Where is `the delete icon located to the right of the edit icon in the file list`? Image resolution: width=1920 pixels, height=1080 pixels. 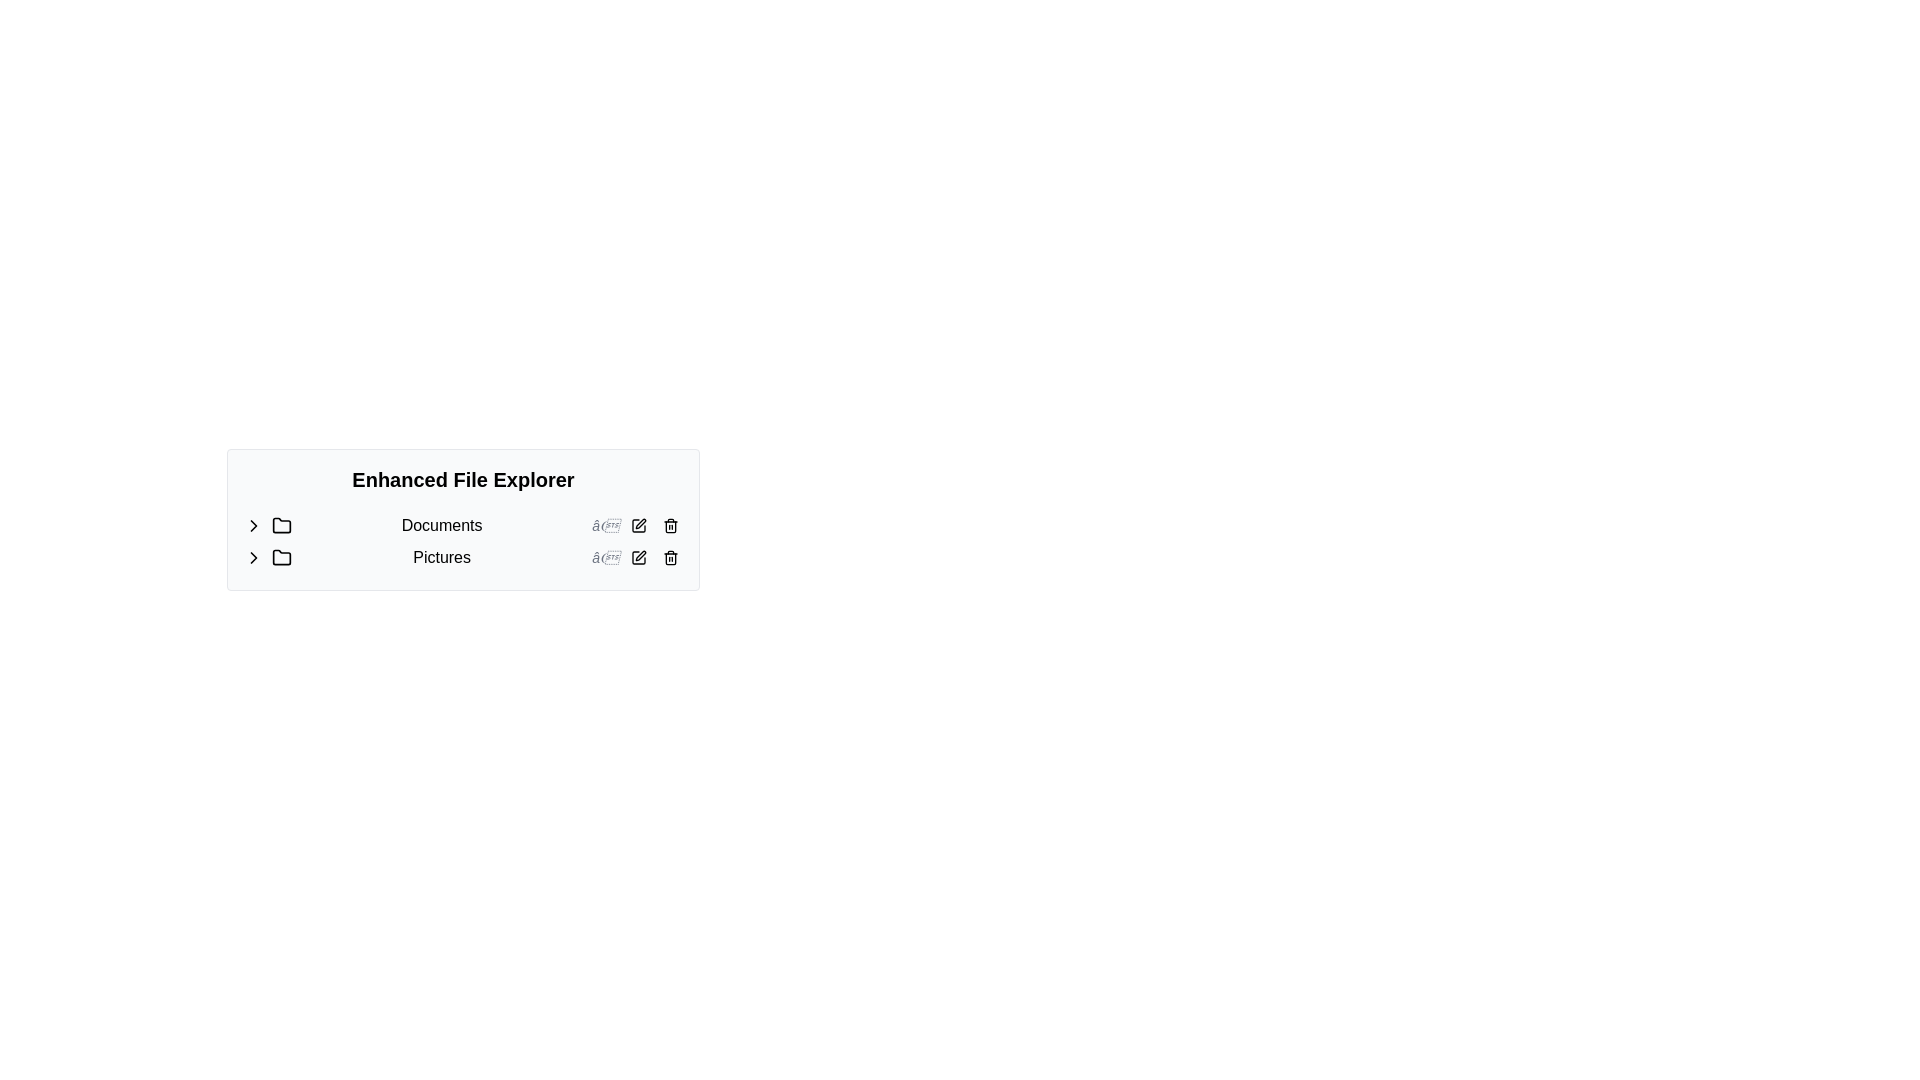
the delete icon located to the right of the edit icon in the file list is located at coordinates (671, 524).